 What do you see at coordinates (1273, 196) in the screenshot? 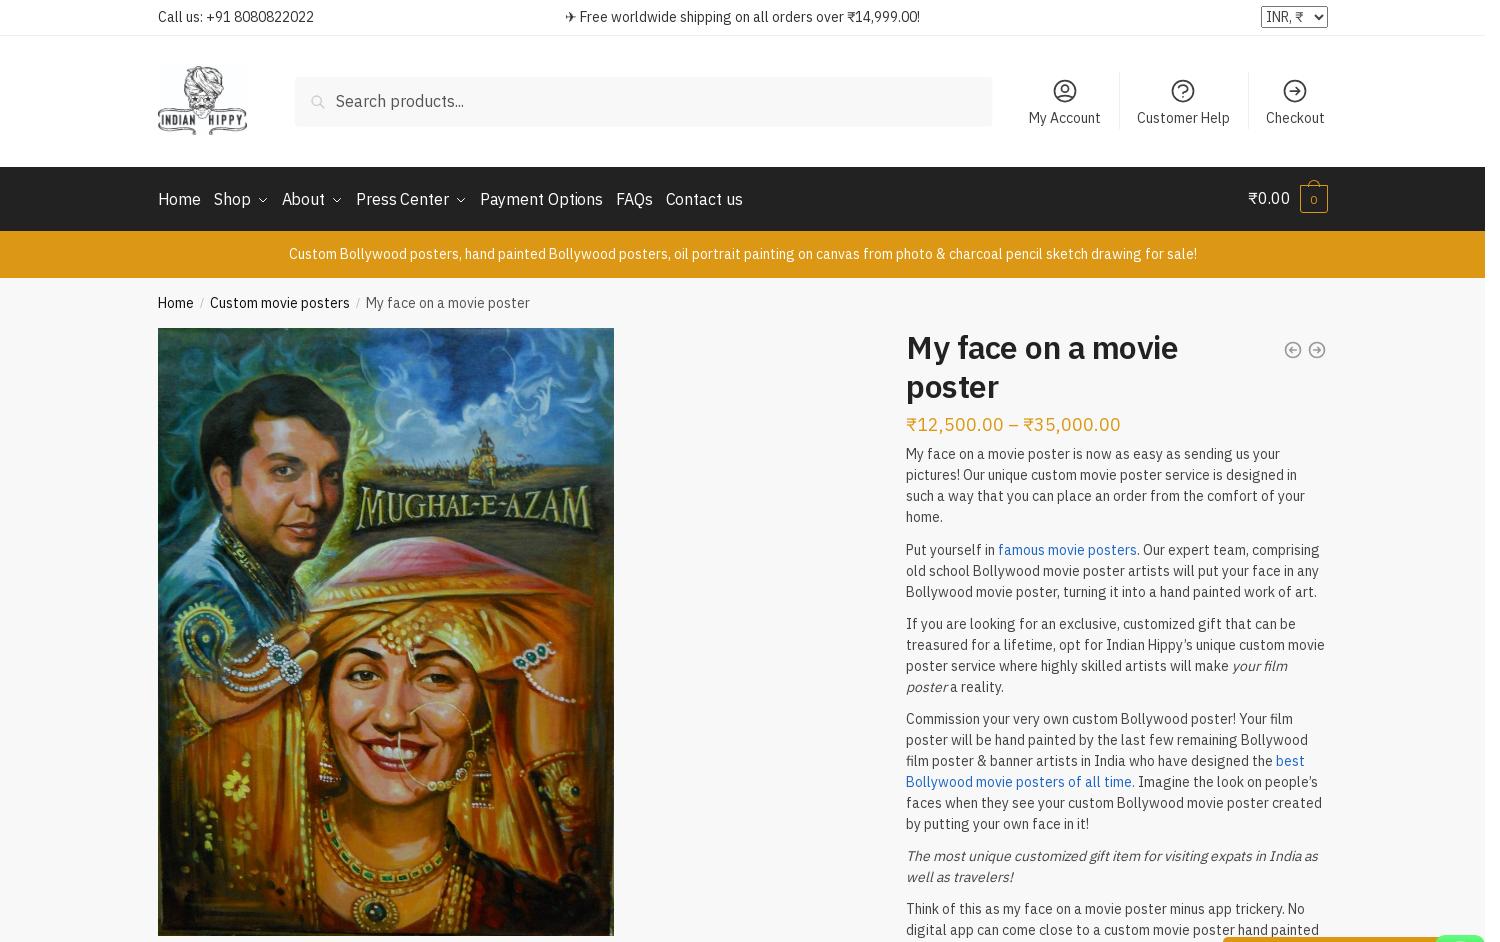
I see `'0.00'` at bounding box center [1273, 196].